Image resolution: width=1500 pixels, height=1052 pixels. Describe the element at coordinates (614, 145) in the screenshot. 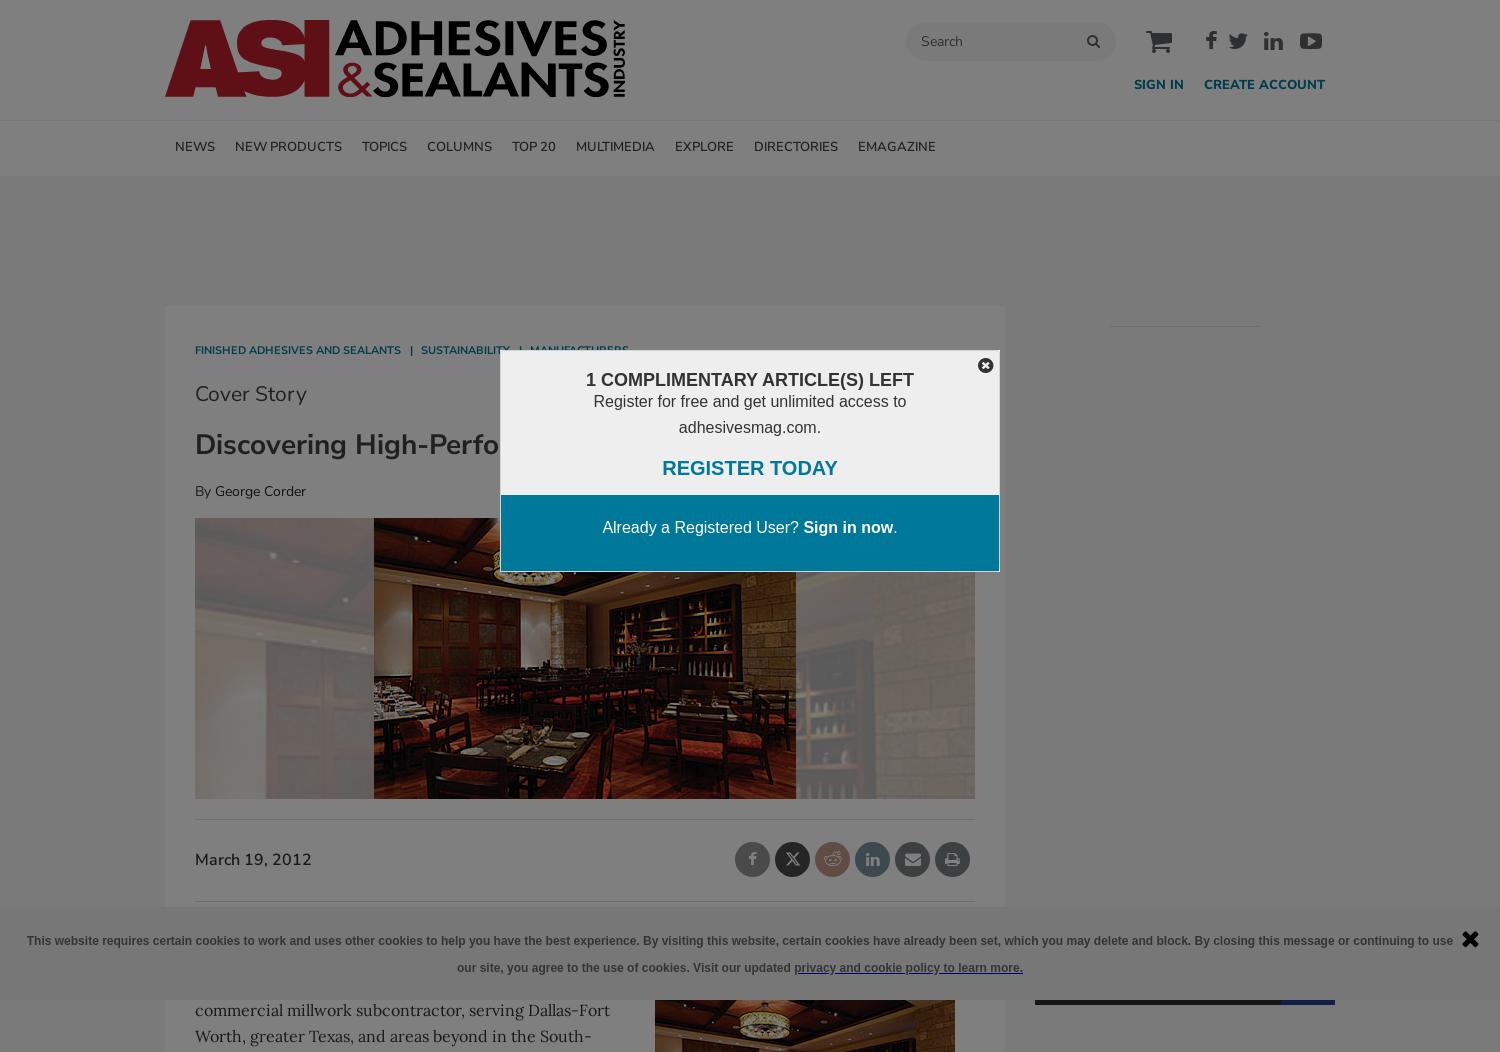

I see `'MULTIMEDIA'` at that location.